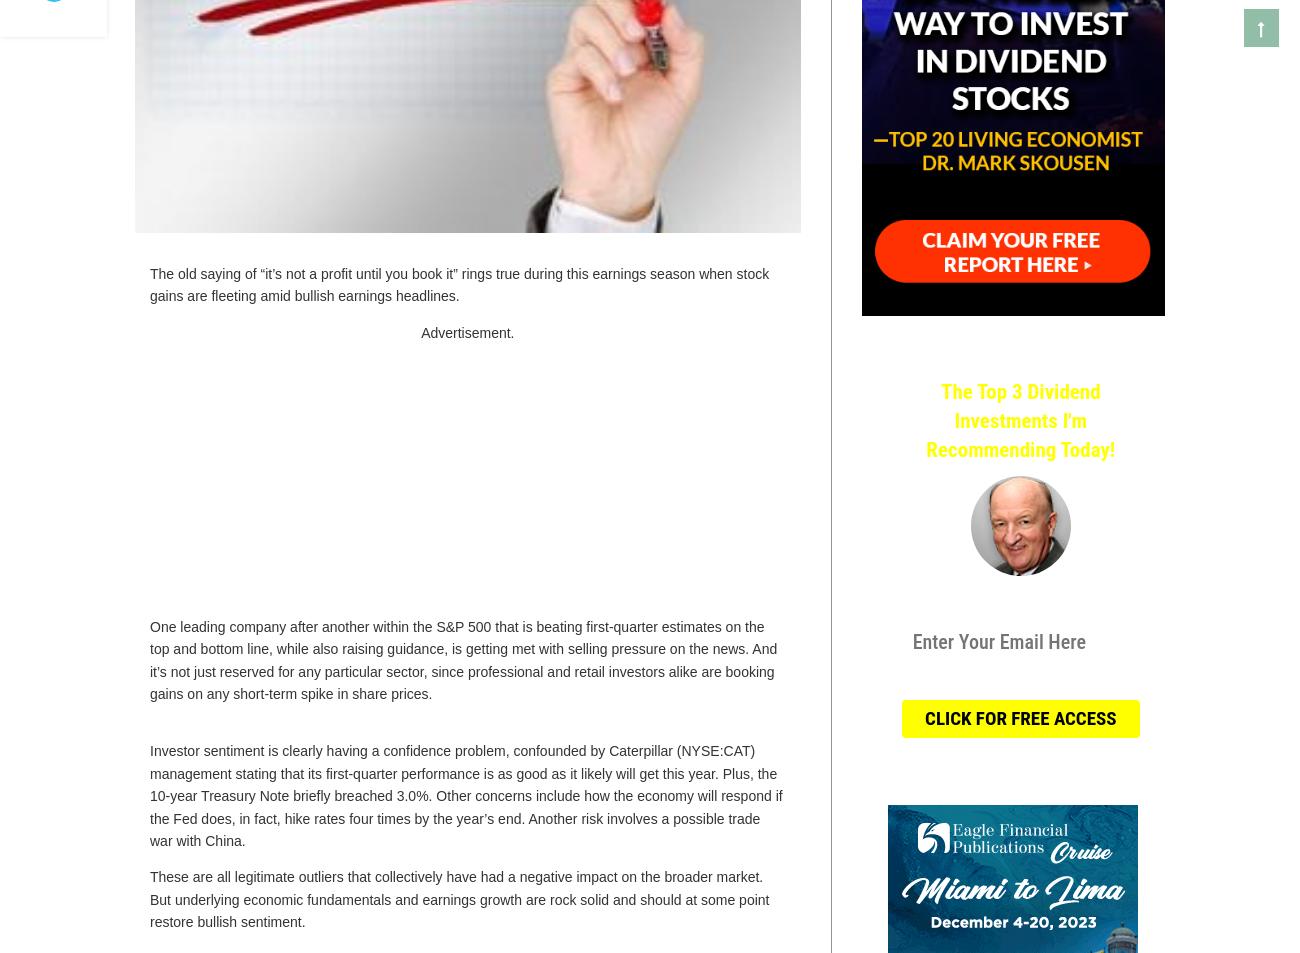 Image resolution: width=1300 pixels, height=953 pixels. What do you see at coordinates (1019, 419) in the screenshot?
I see `'The Top 3 Dividend Investments I'm Recommending Today!'` at bounding box center [1019, 419].